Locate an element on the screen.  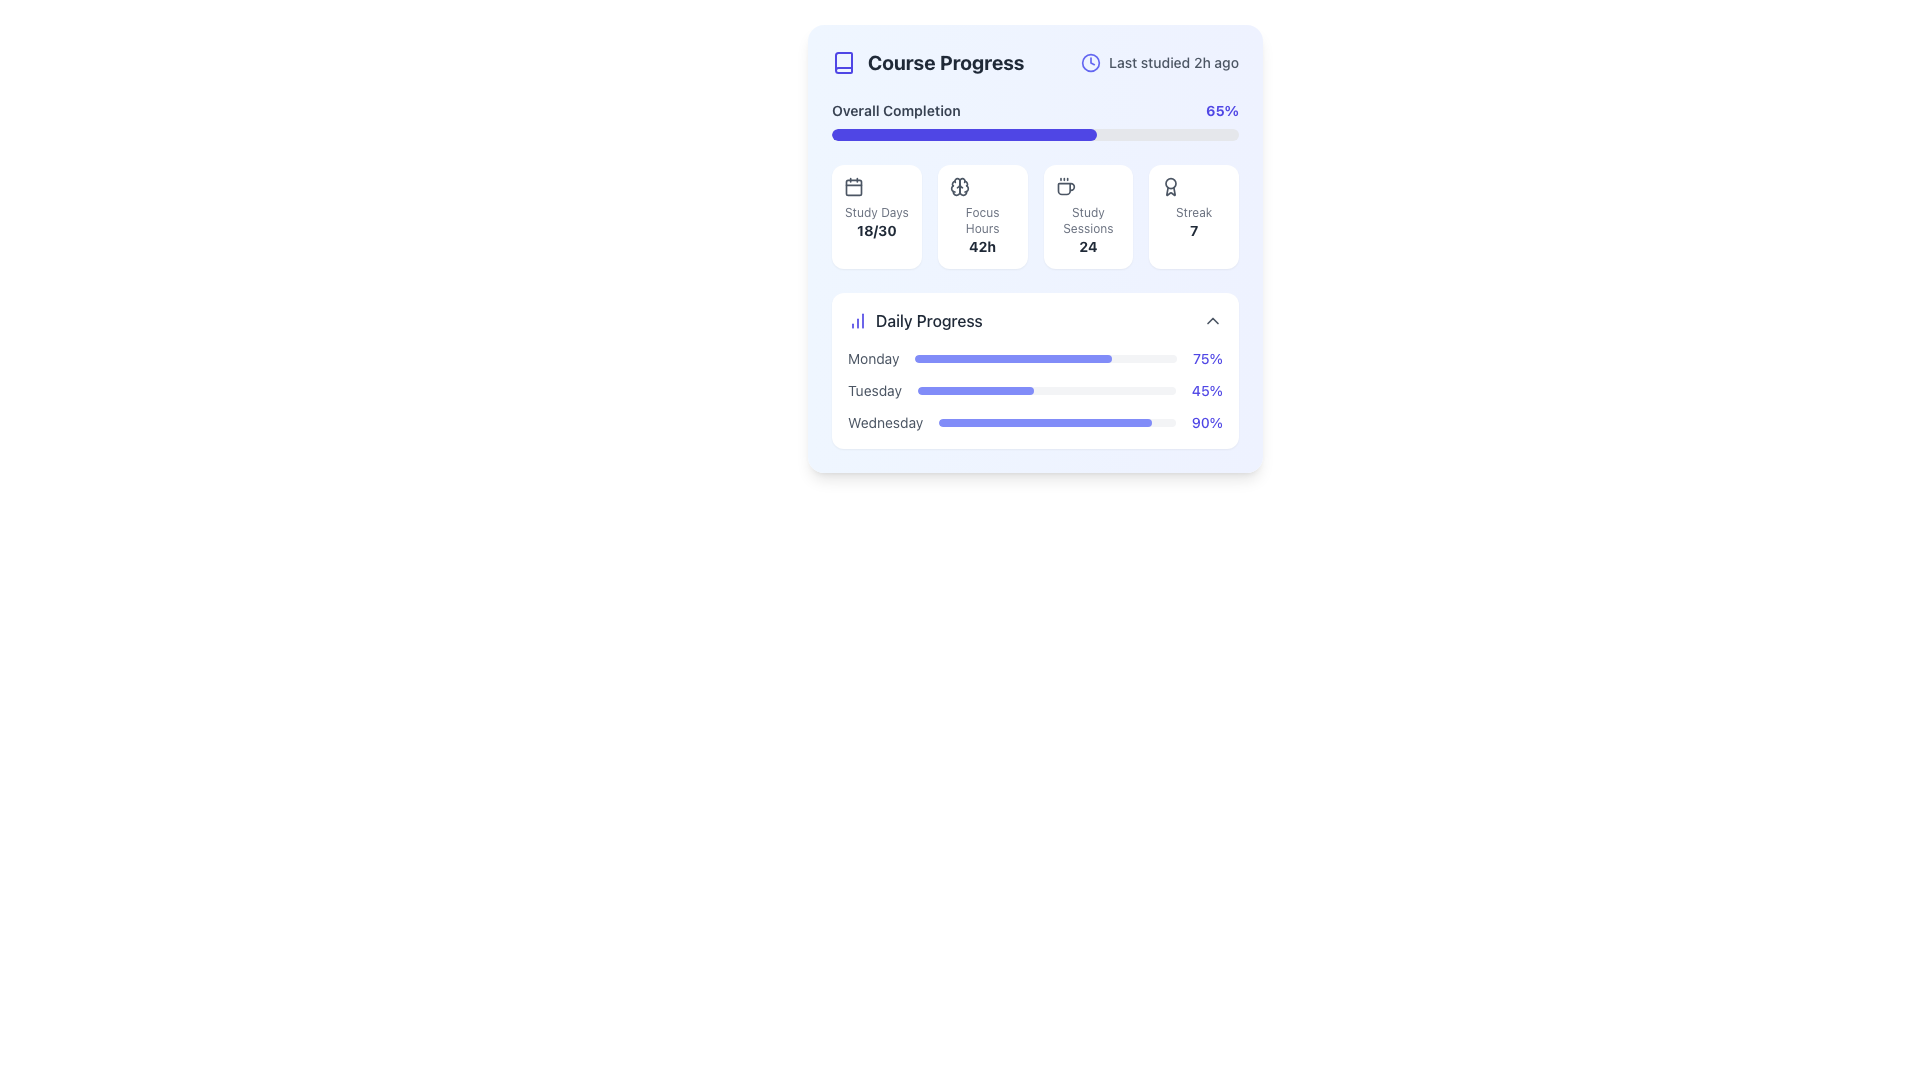
the text label indicating the day in the 'Daily Progress' section, which is positioned below the 'Tuesday' label and to the left of the adjacent progress bar is located at coordinates (884, 422).